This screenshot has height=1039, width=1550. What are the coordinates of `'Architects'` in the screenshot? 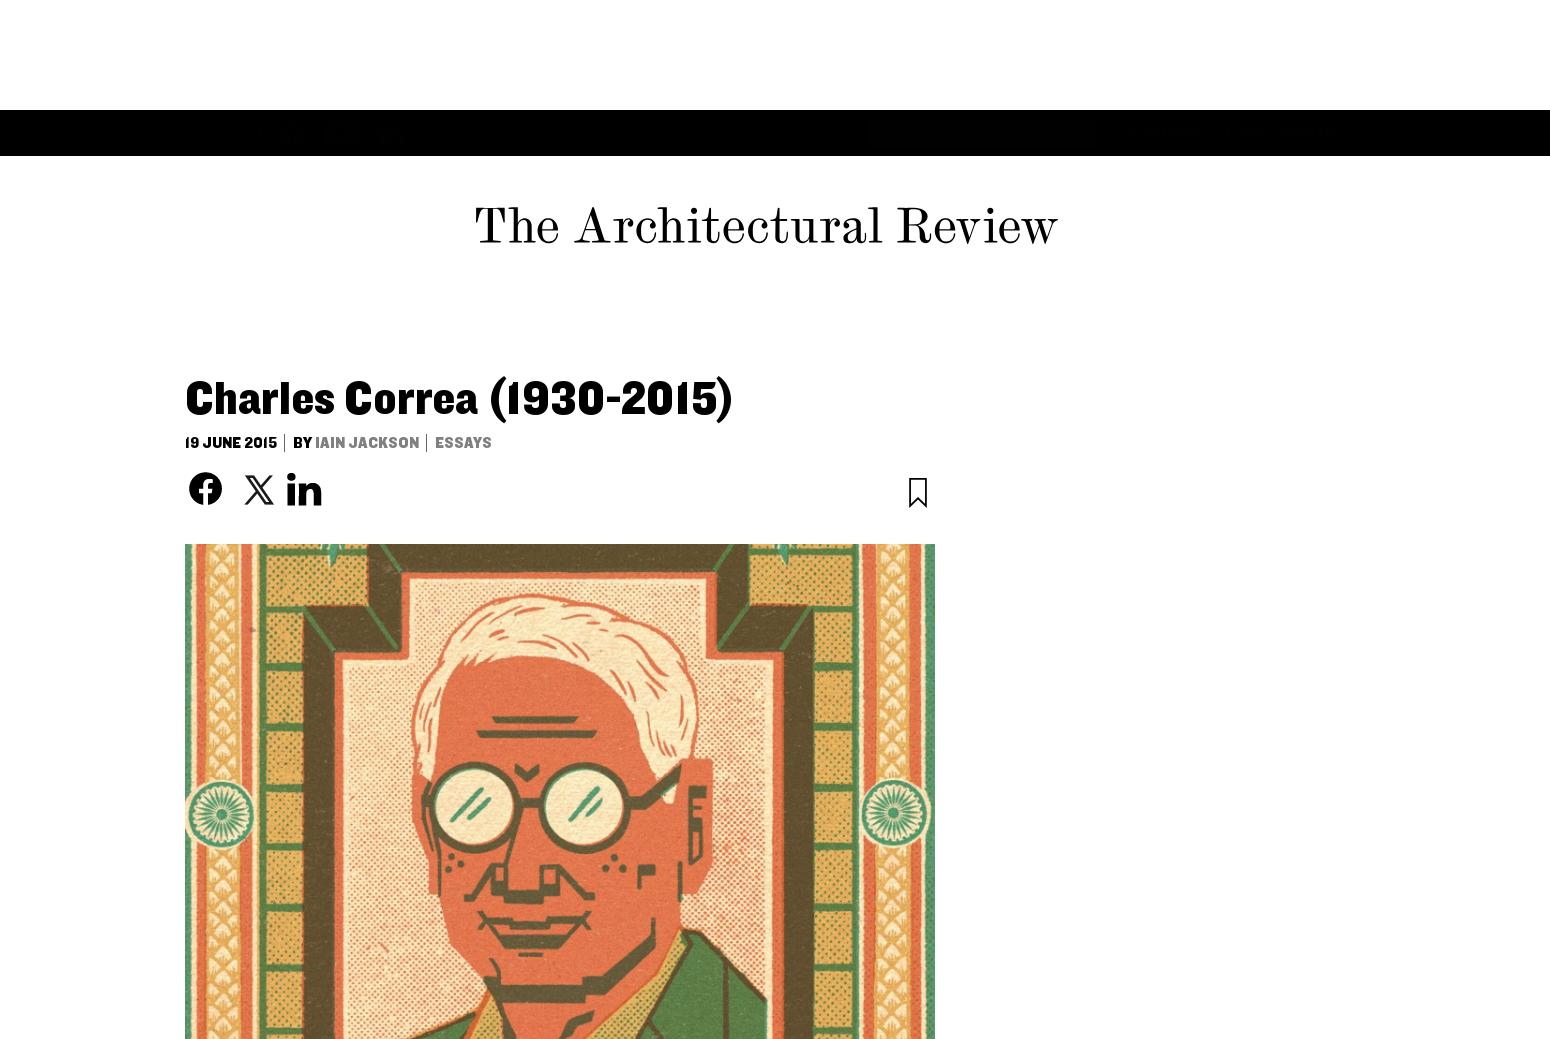 It's located at (547, 21).